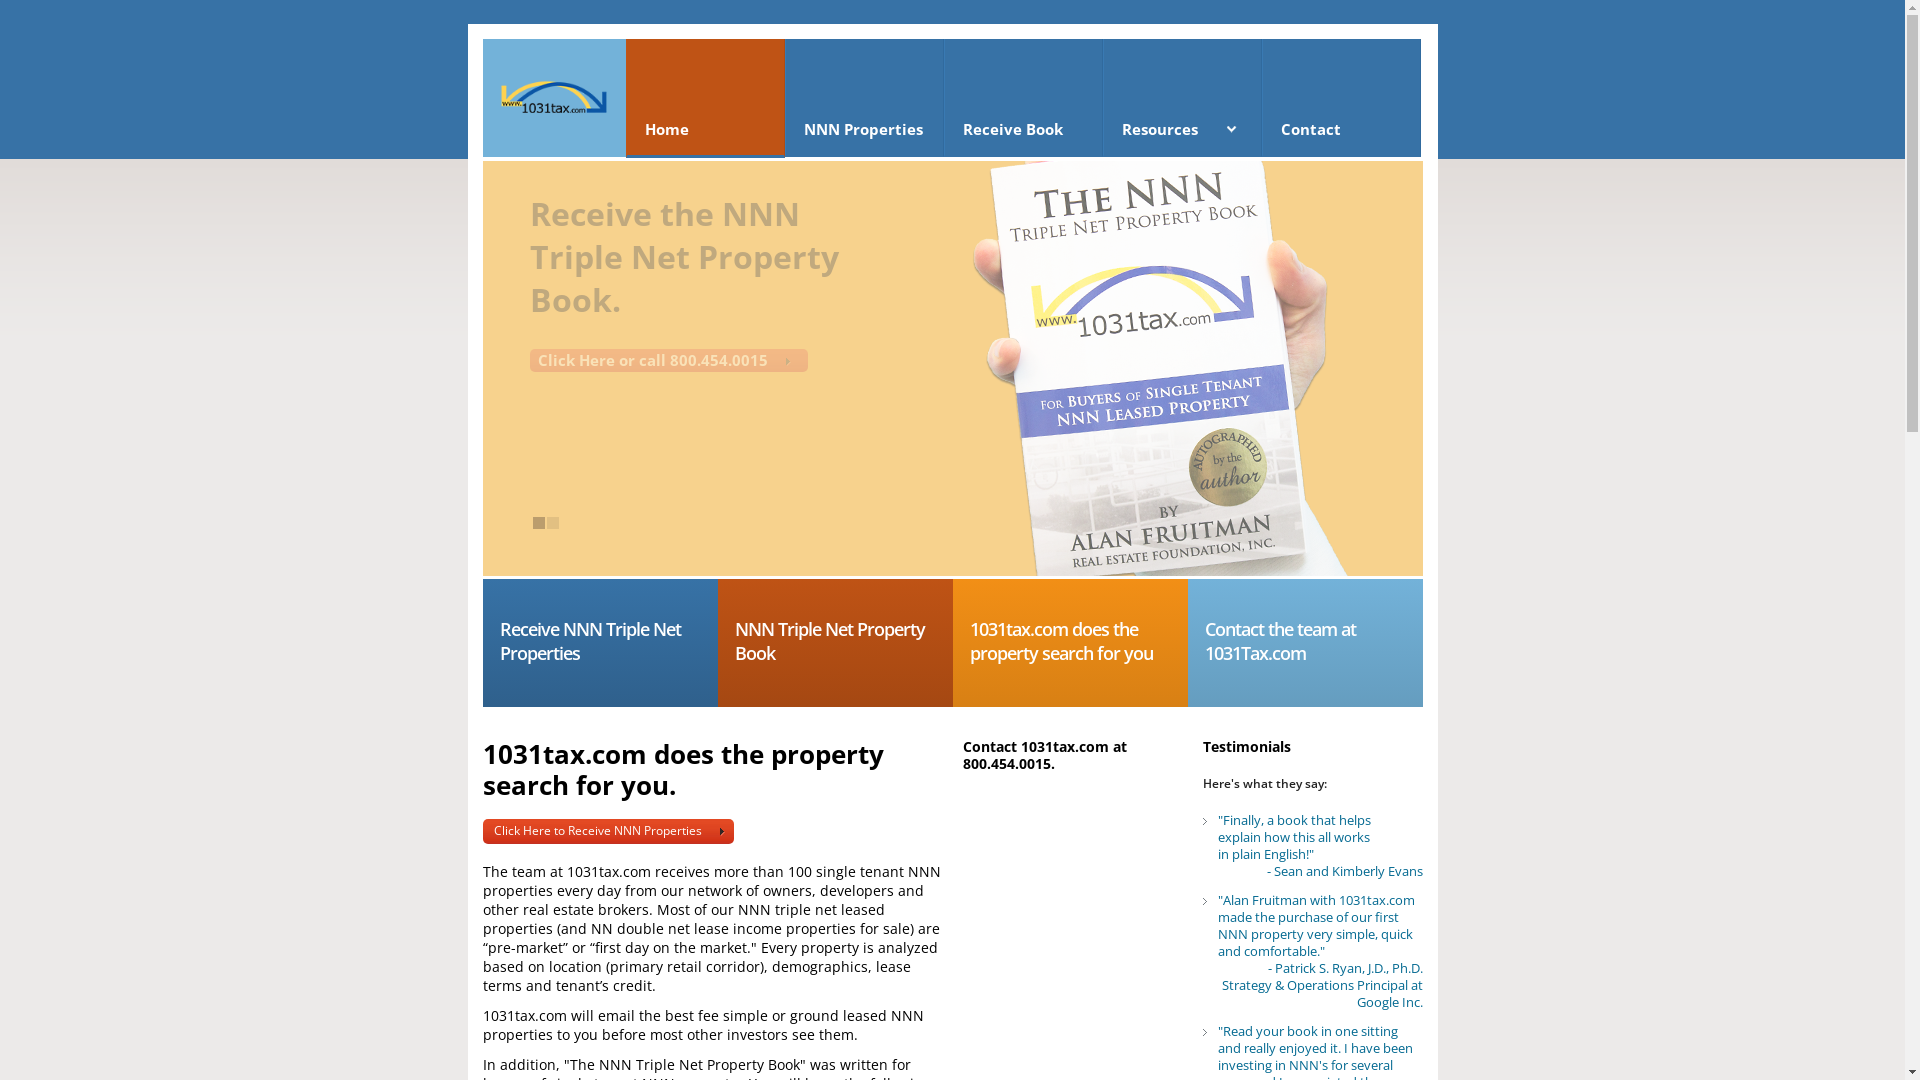  I want to click on 'Contact the team at 1031Tax.com', so click(1305, 643).